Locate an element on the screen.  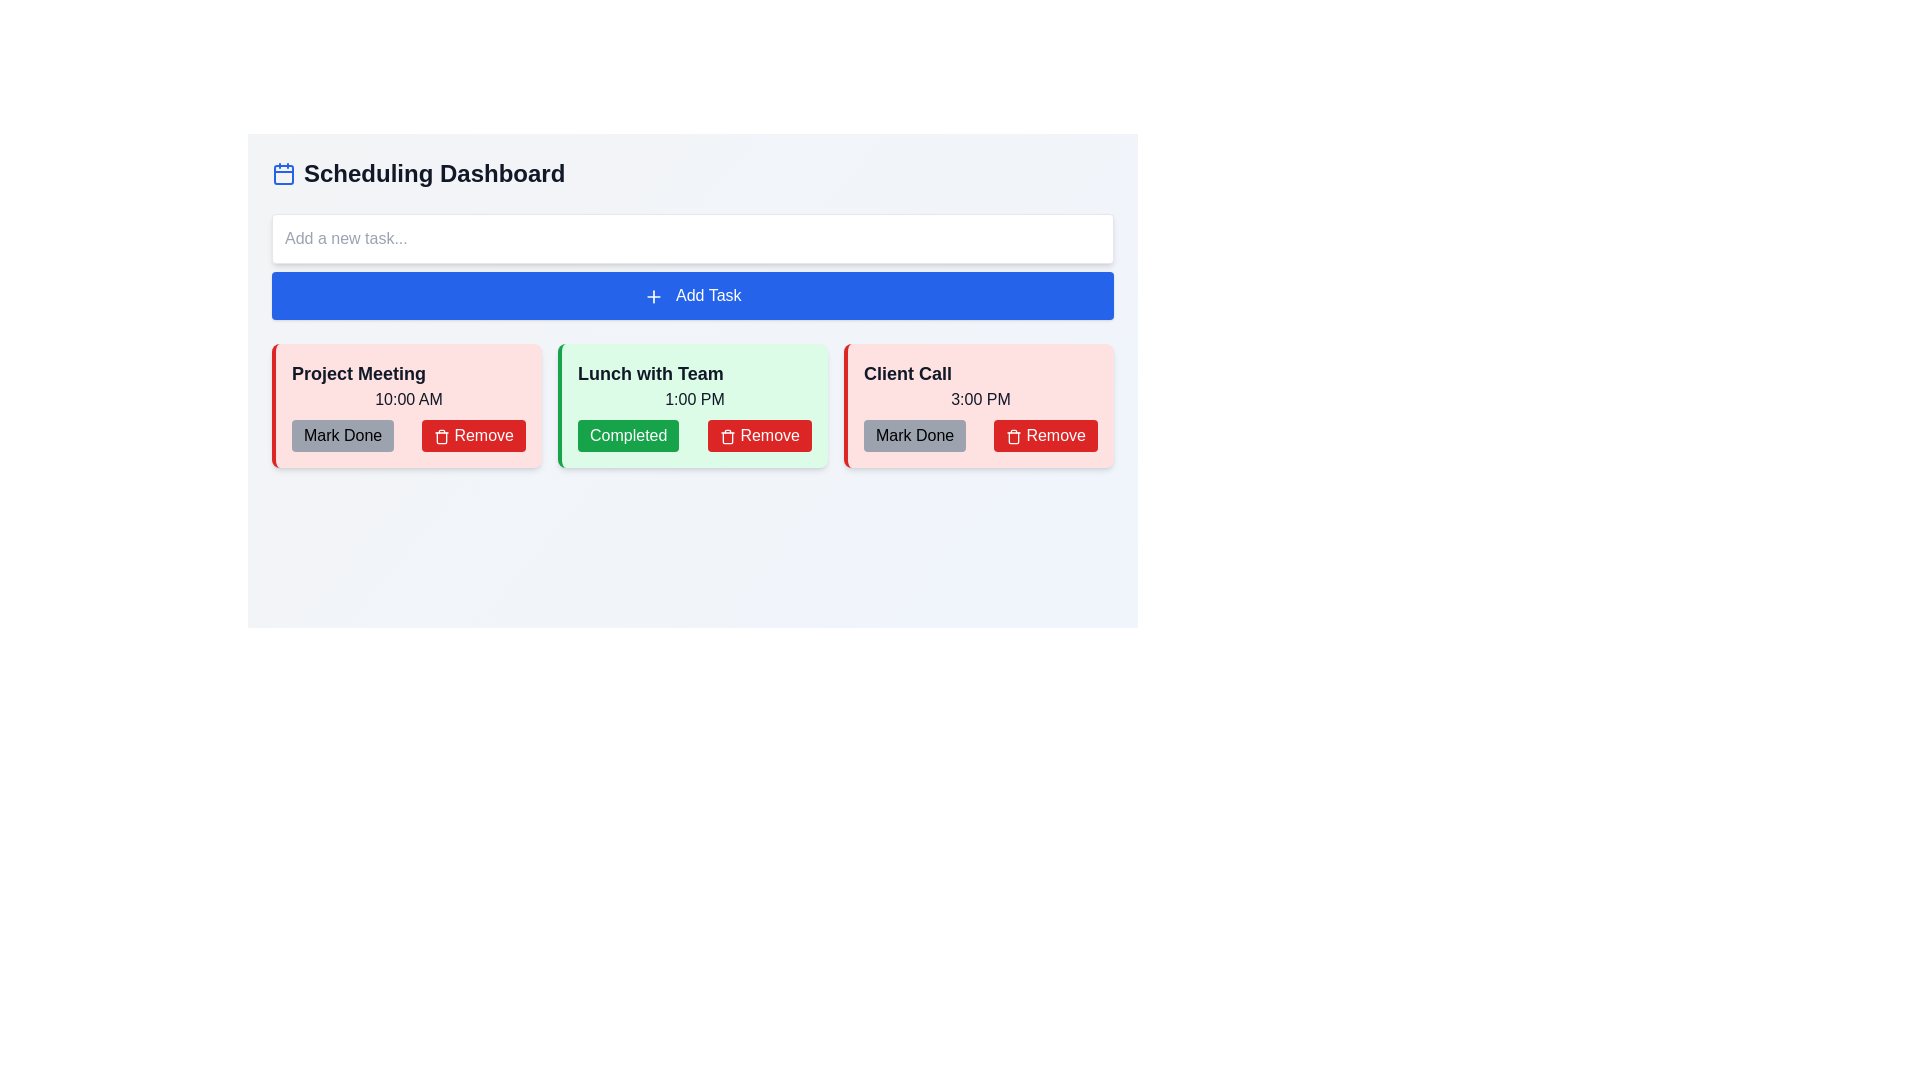
the stylized trash icon that is part of the 'Remove' button adjacent to the 'Client Call' card at 3:00 PM is located at coordinates (1013, 437).